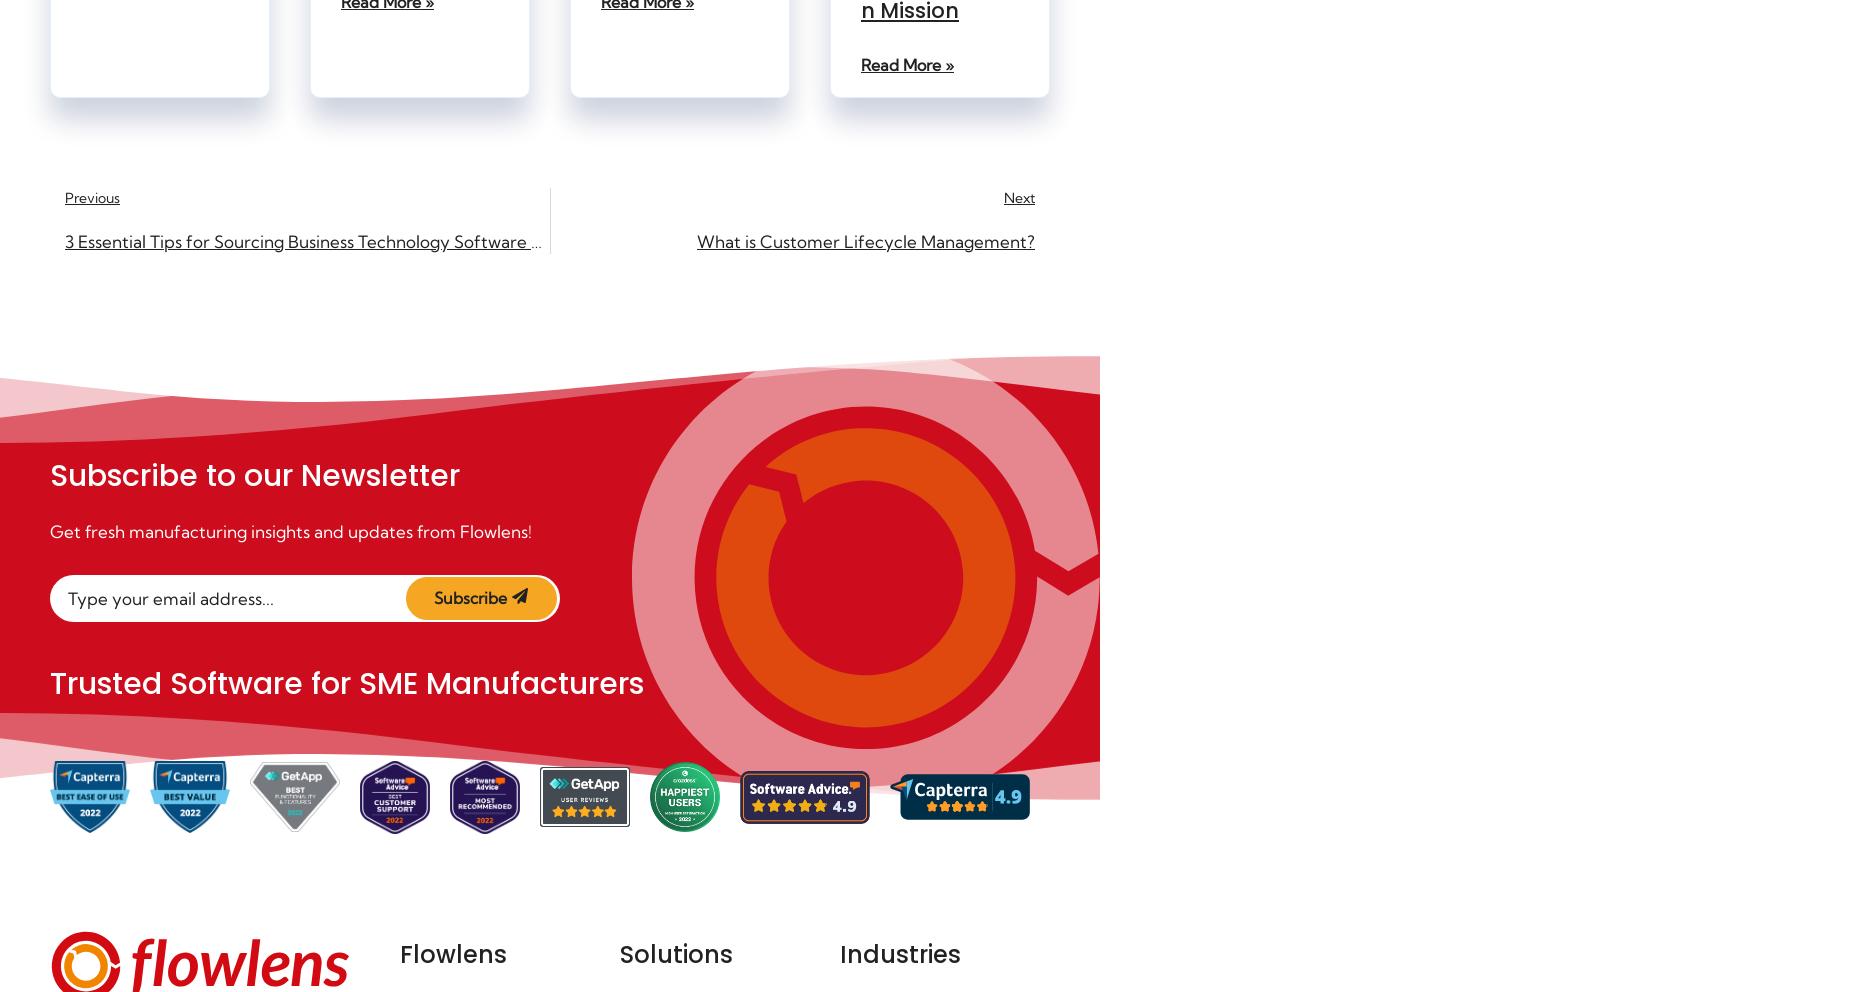 The width and height of the screenshot is (1869, 992). What do you see at coordinates (451, 954) in the screenshot?
I see `'Flowlens'` at bounding box center [451, 954].